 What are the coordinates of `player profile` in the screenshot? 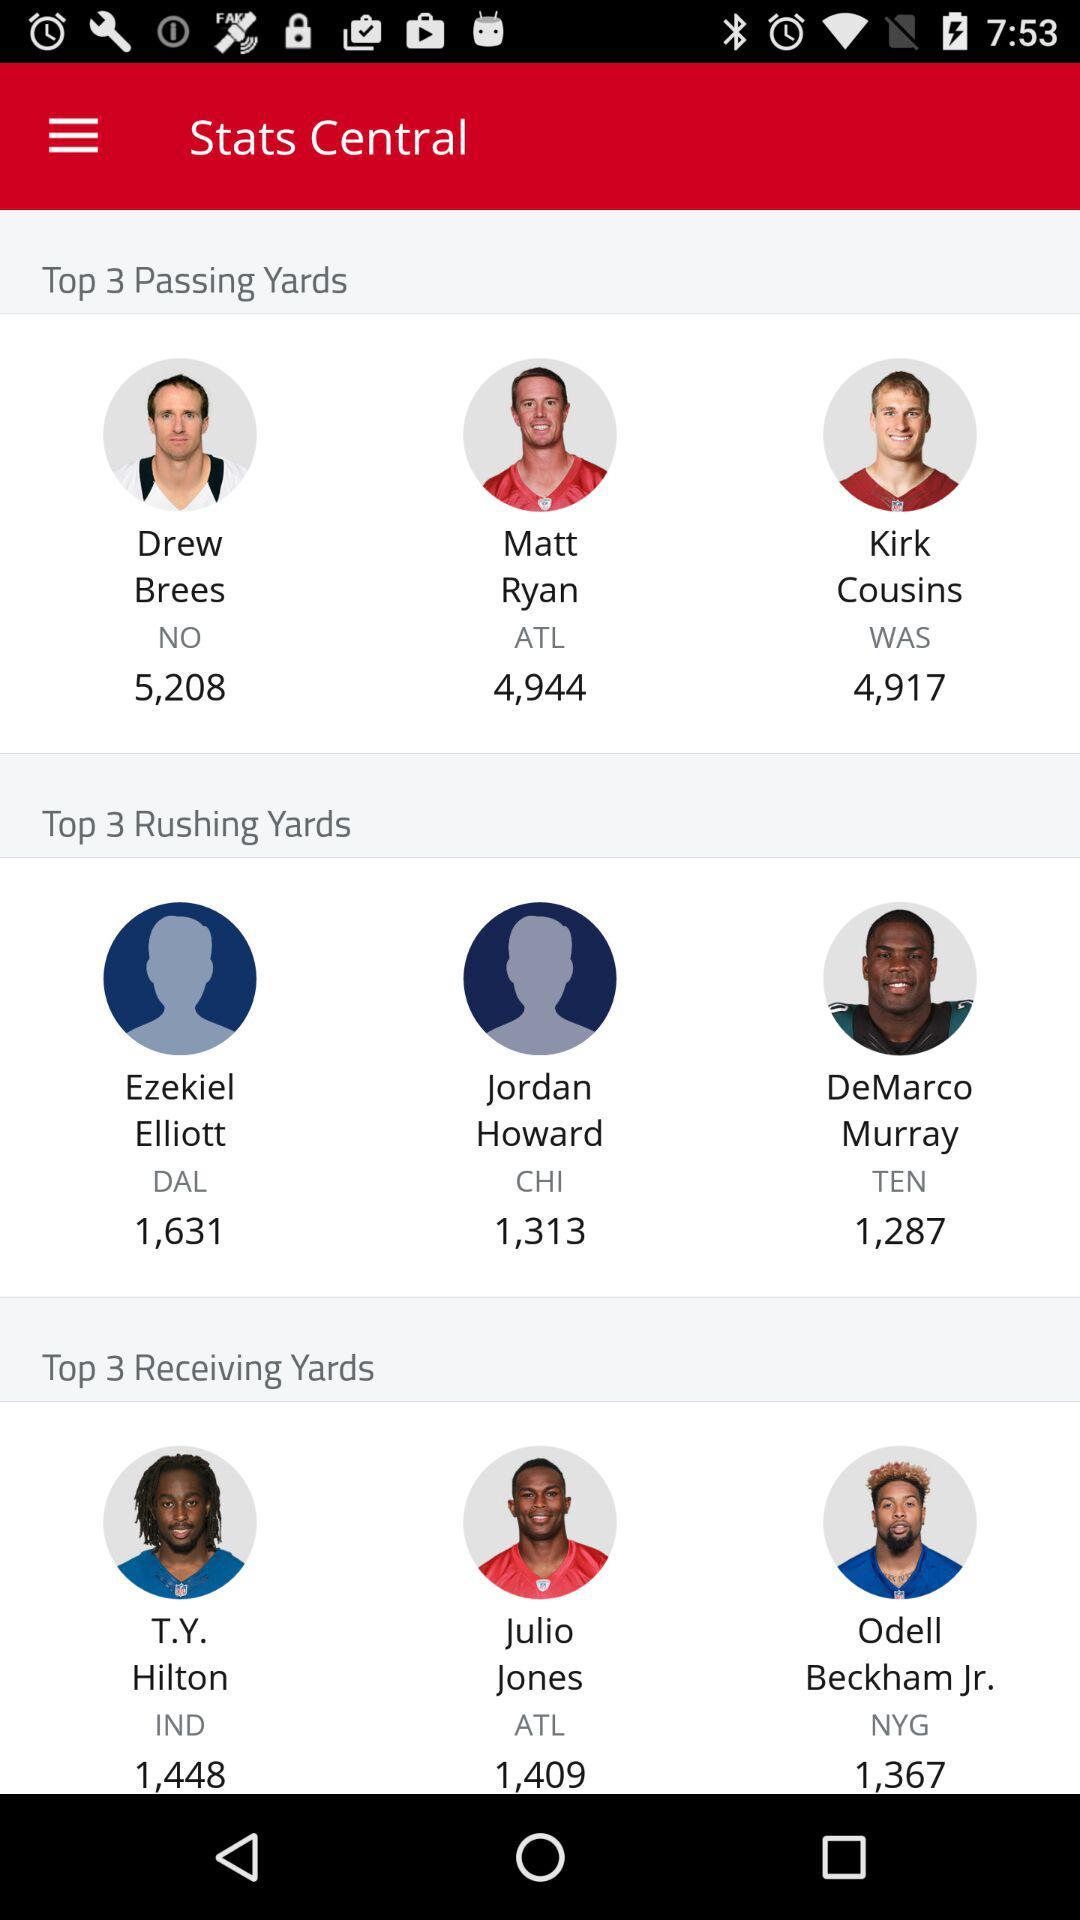 It's located at (898, 978).